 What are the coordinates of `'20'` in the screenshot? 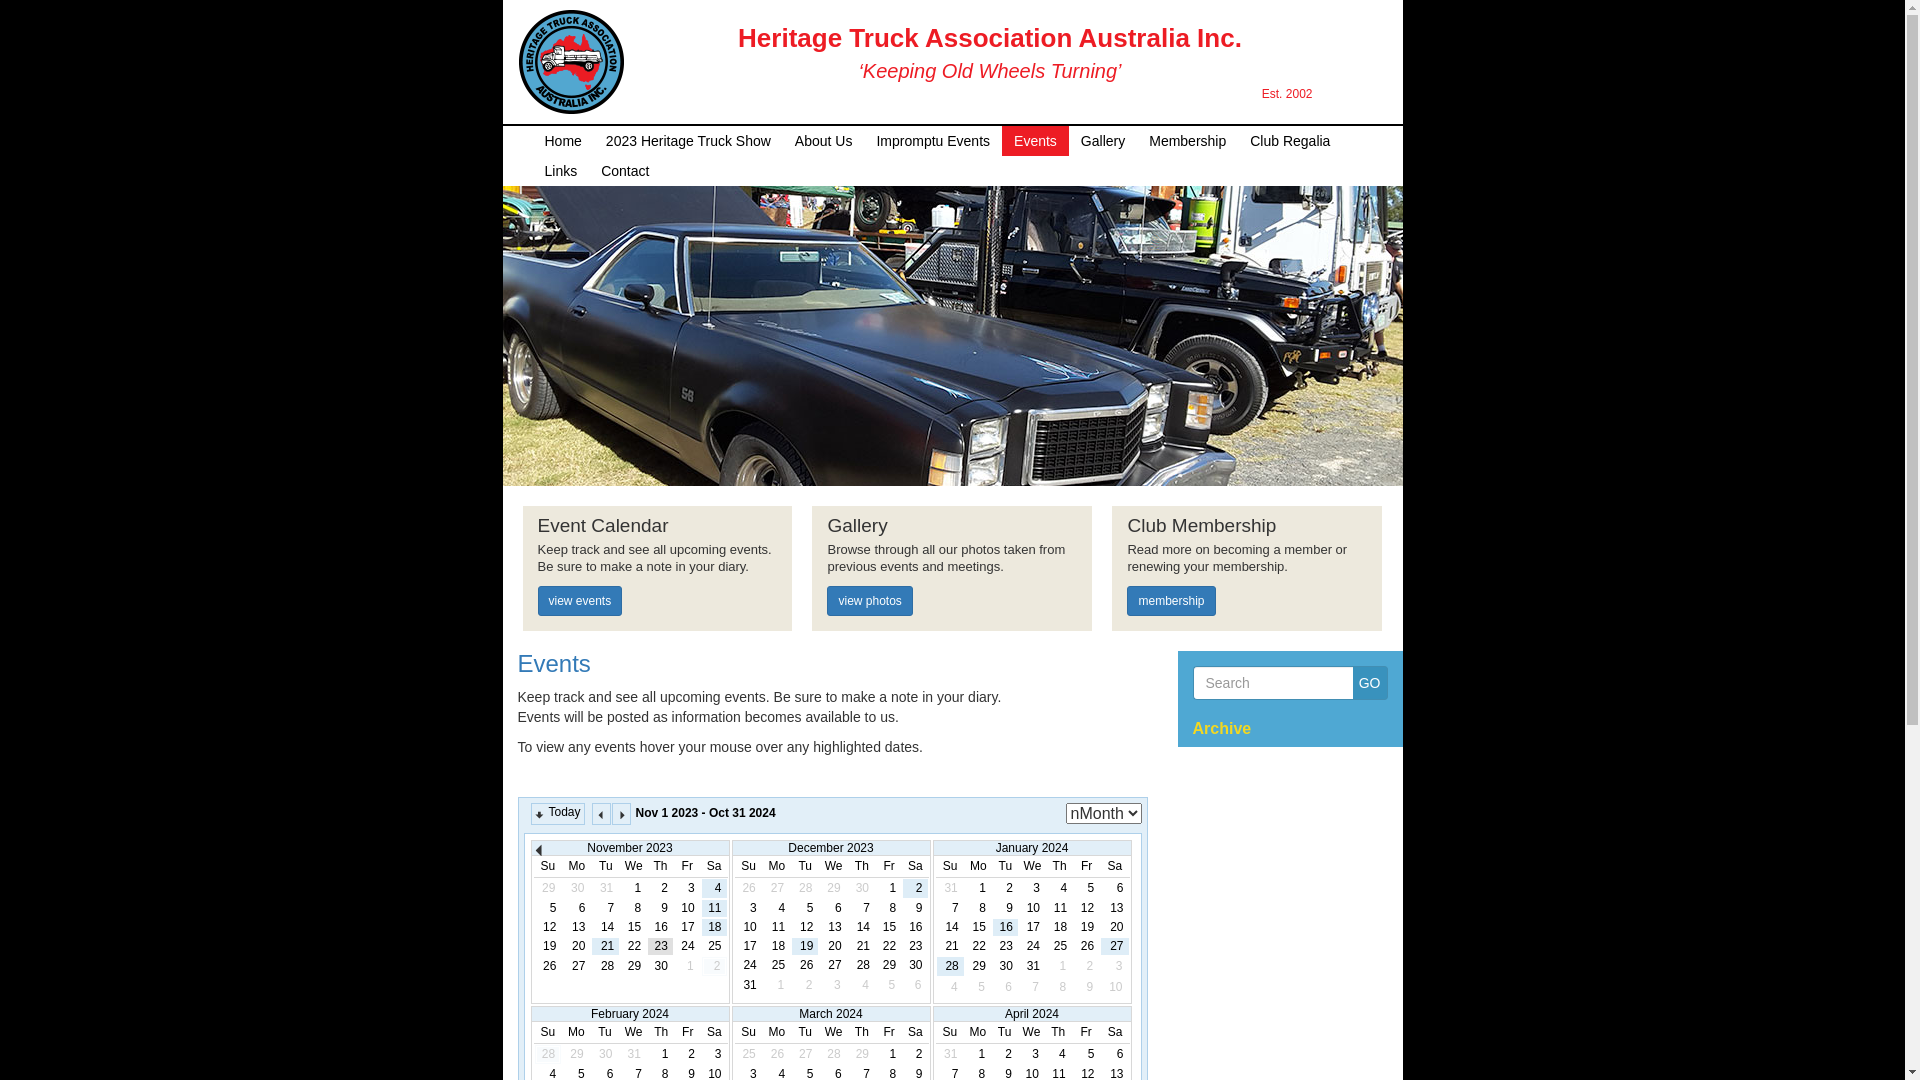 It's located at (1113, 927).